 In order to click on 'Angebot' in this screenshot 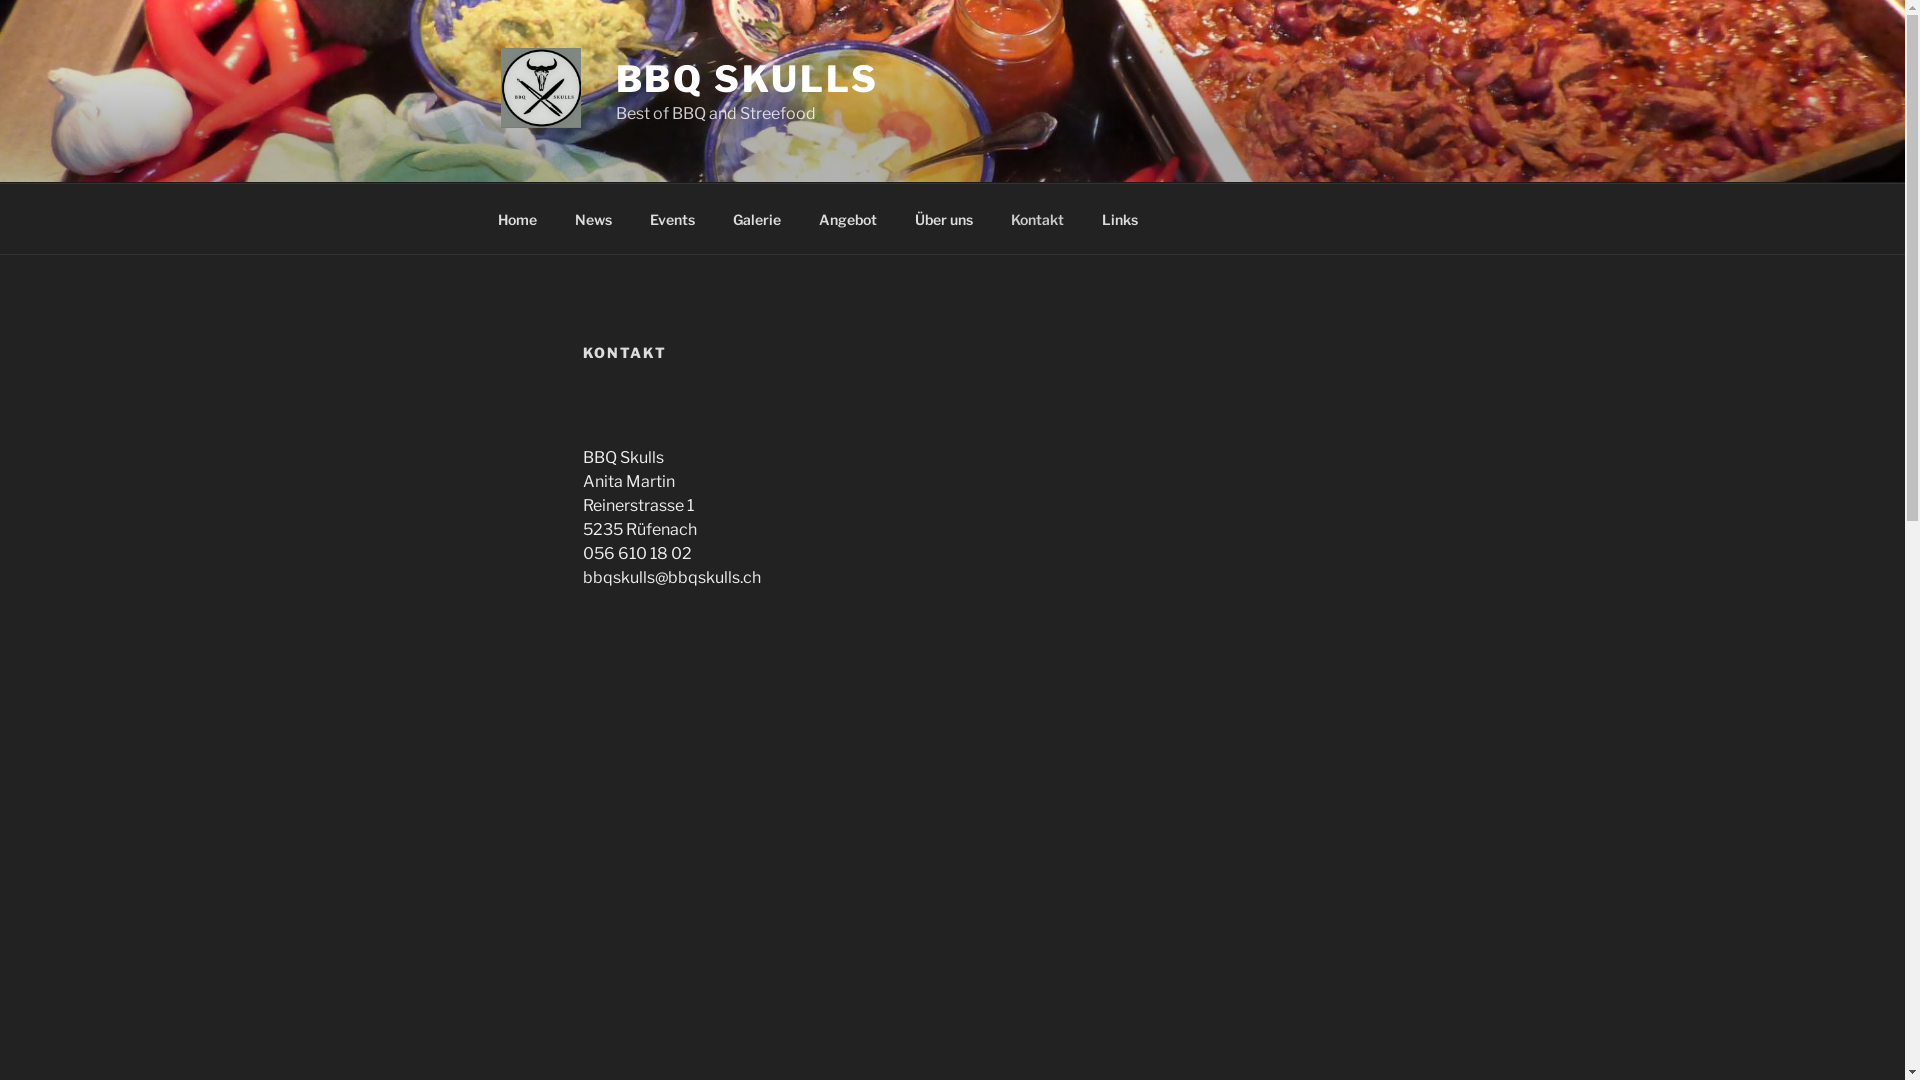, I will do `click(848, 218)`.